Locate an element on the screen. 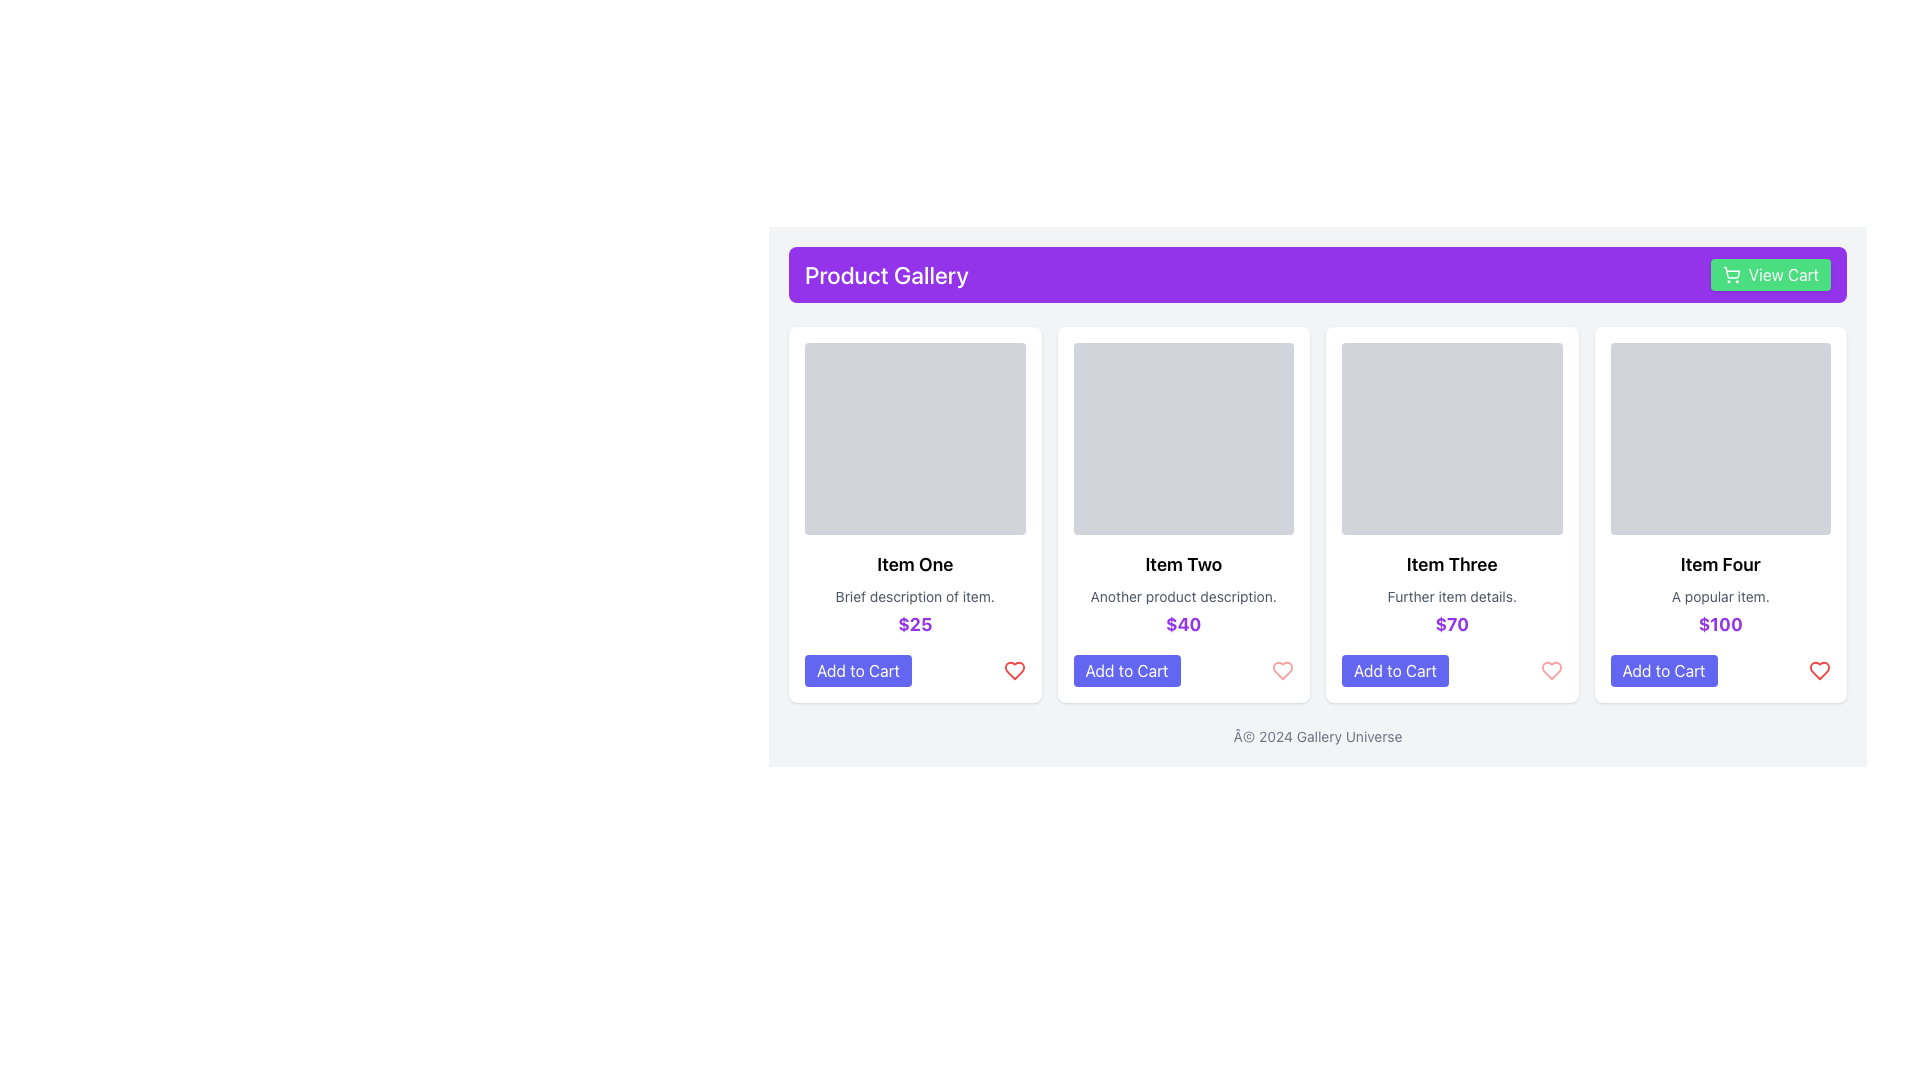 This screenshot has height=1080, width=1920. the Text Label displaying 'Item Three', which is located within the third card in a grid layout, positioned below the image area and above the descriptive text 'Further item details.' is located at coordinates (1452, 564).